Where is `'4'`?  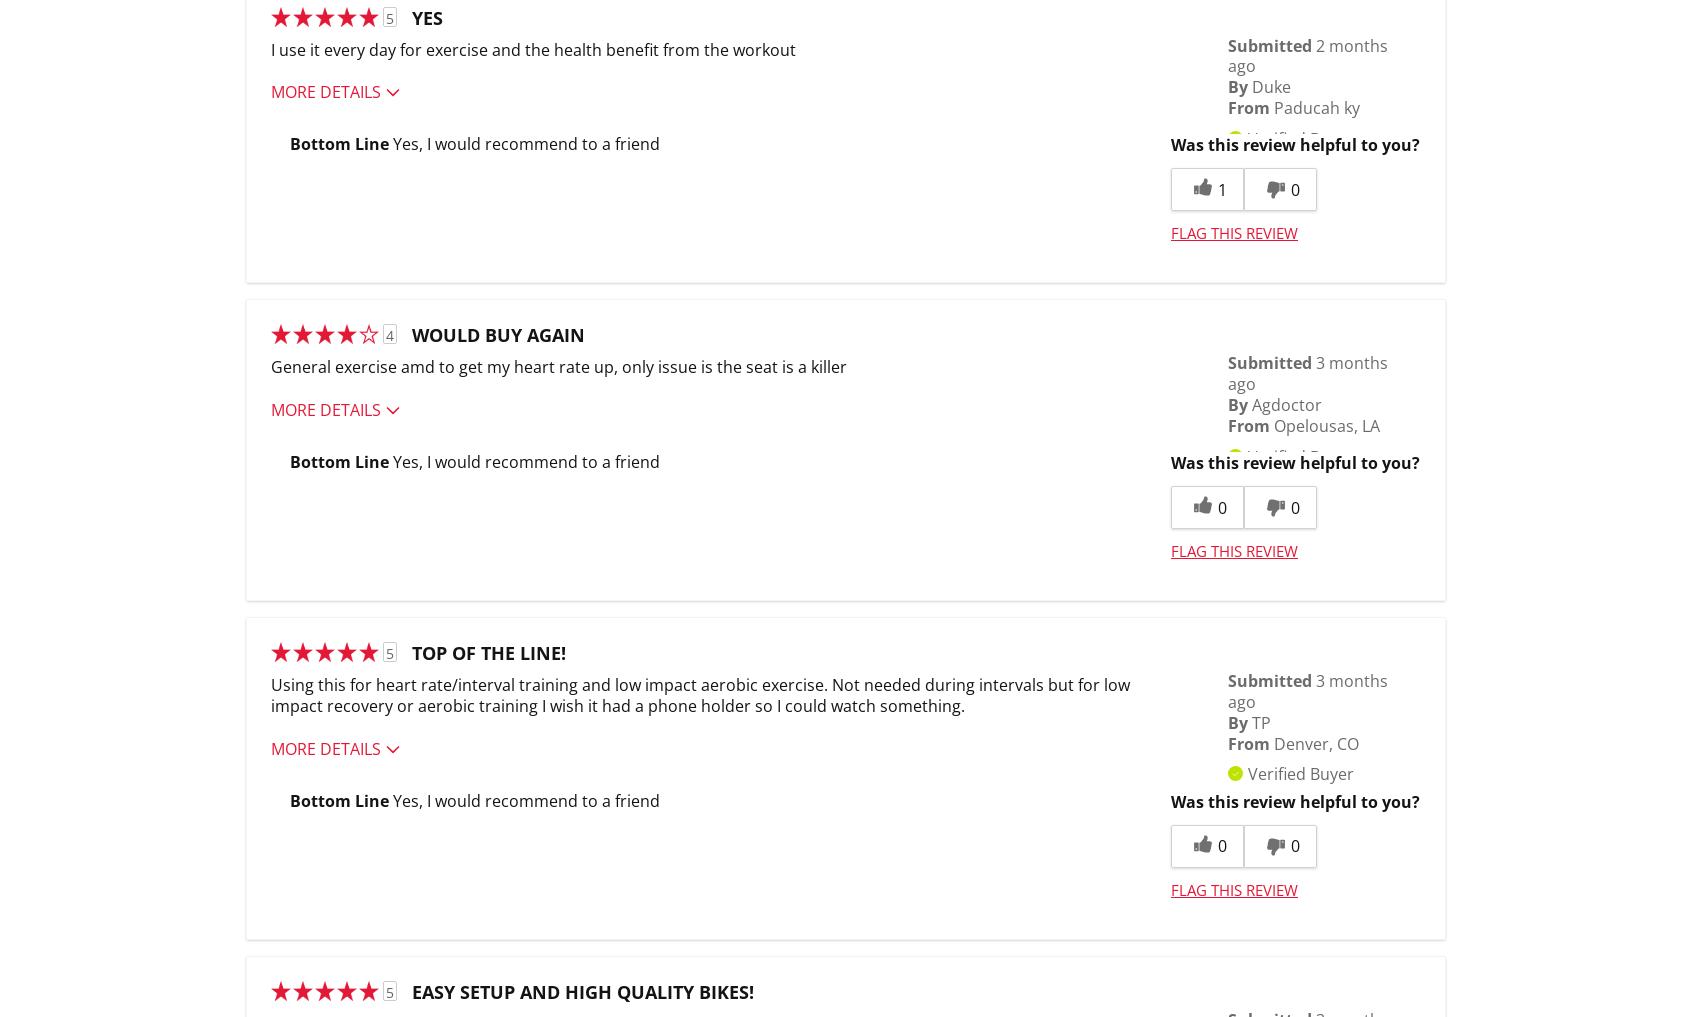 '4' is located at coordinates (390, 335).